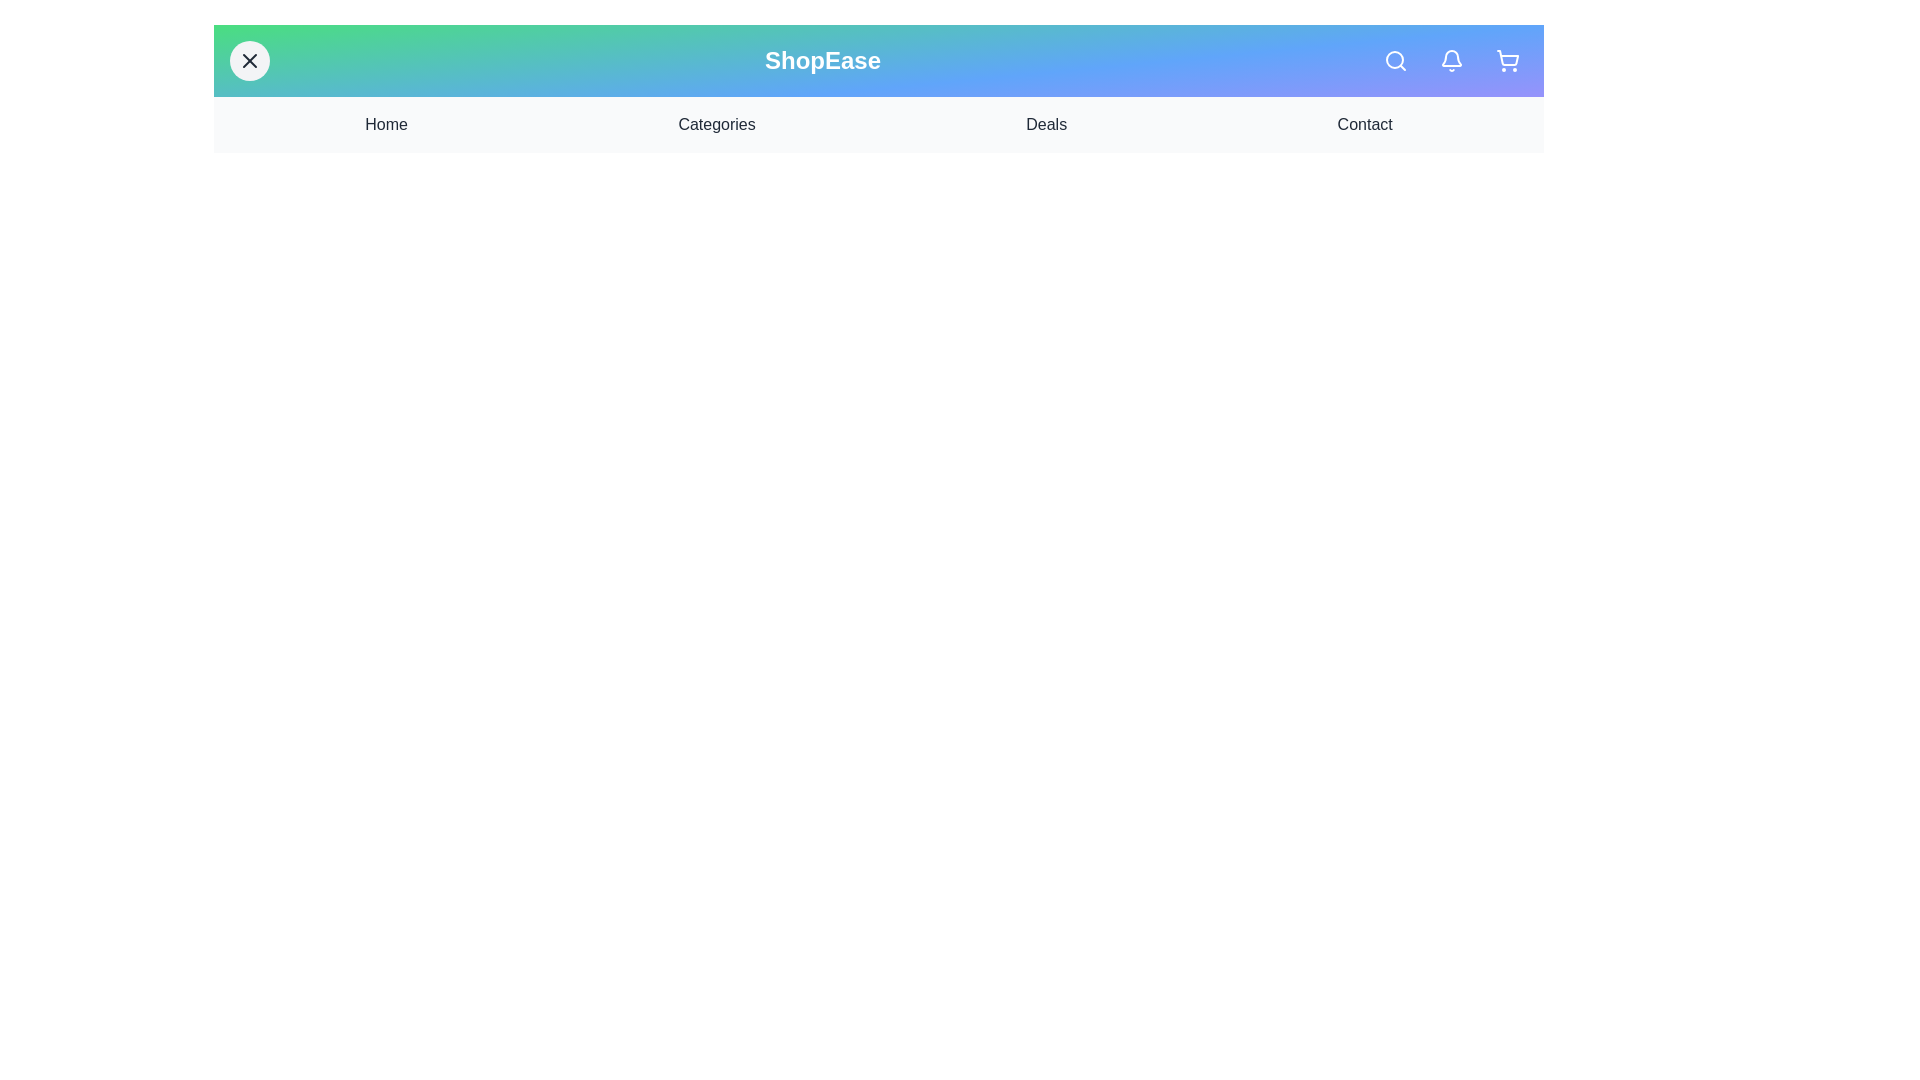  I want to click on the cart icon in the navigation bar, so click(1507, 60).